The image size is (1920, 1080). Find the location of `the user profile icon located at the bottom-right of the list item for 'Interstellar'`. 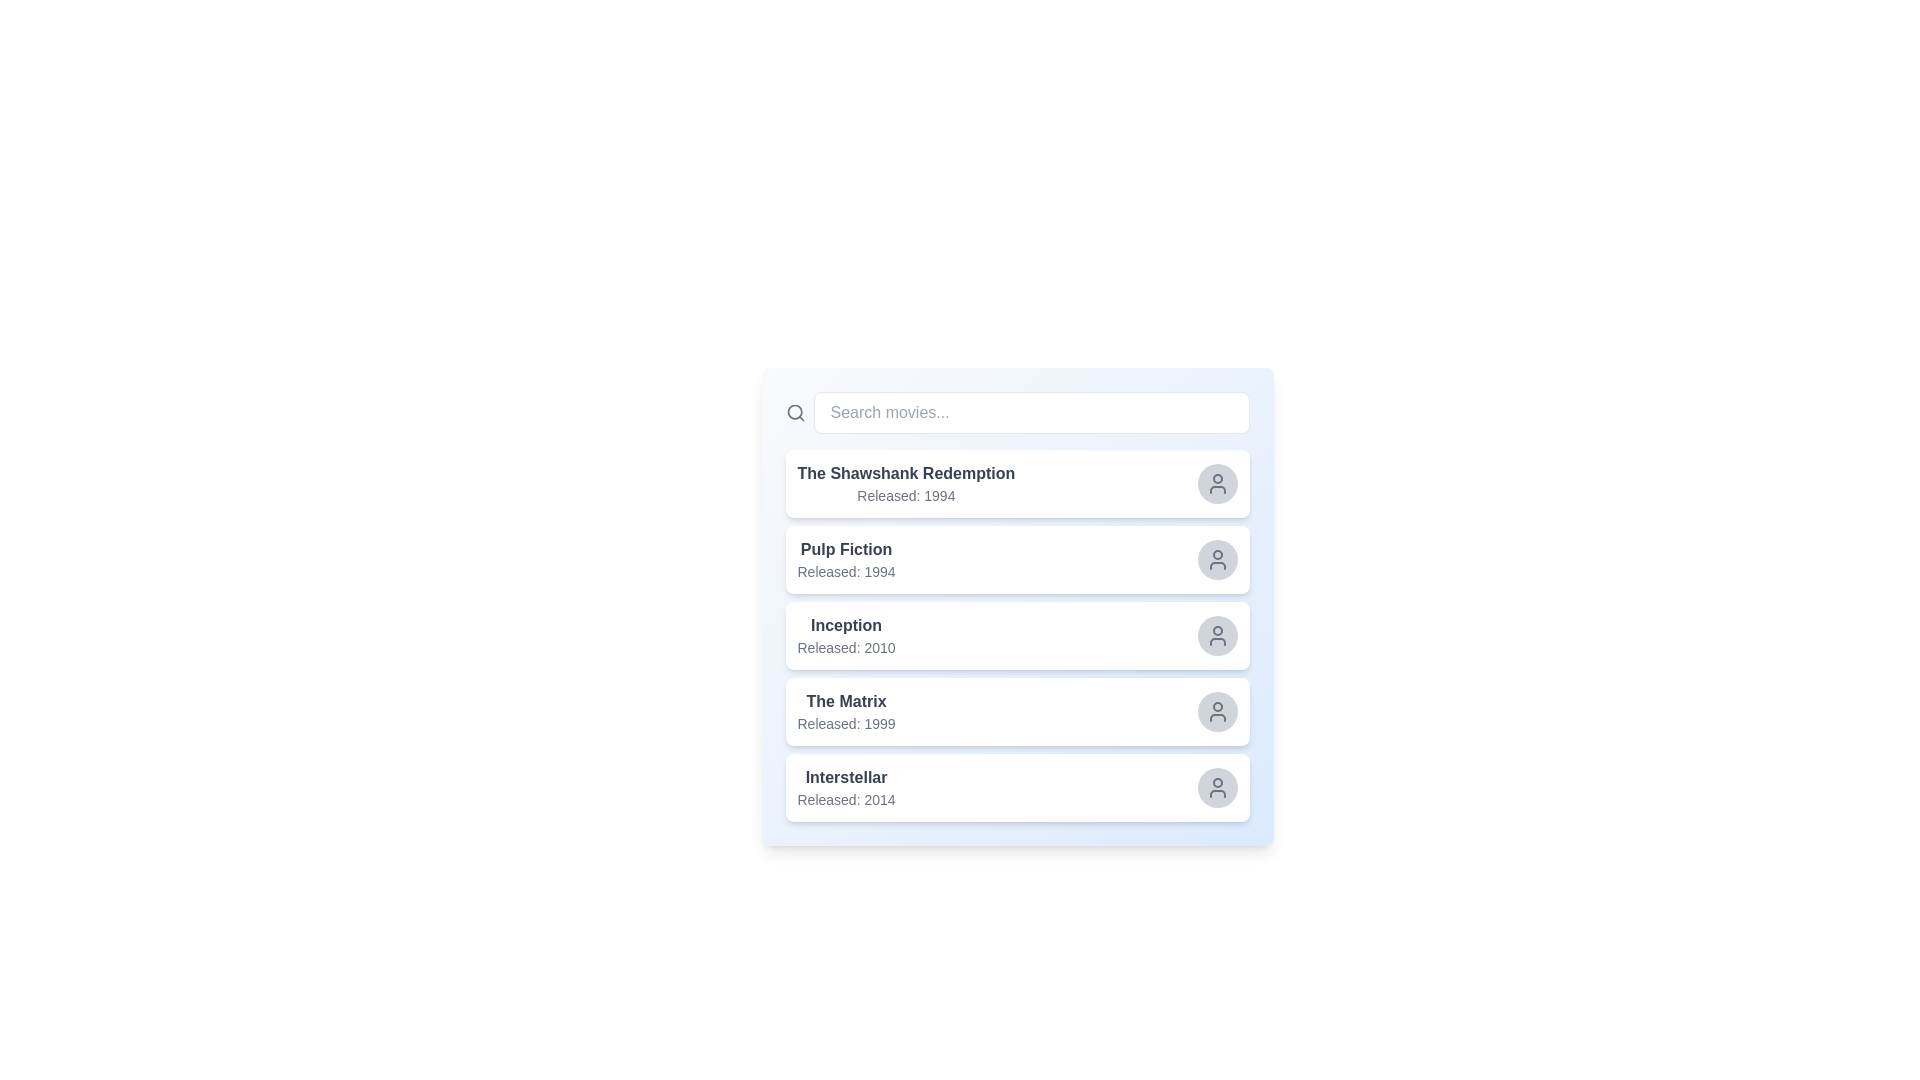

the user profile icon located at the bottom-right of the list item for 'Interstellar' is located at coordinates (1216, 786).